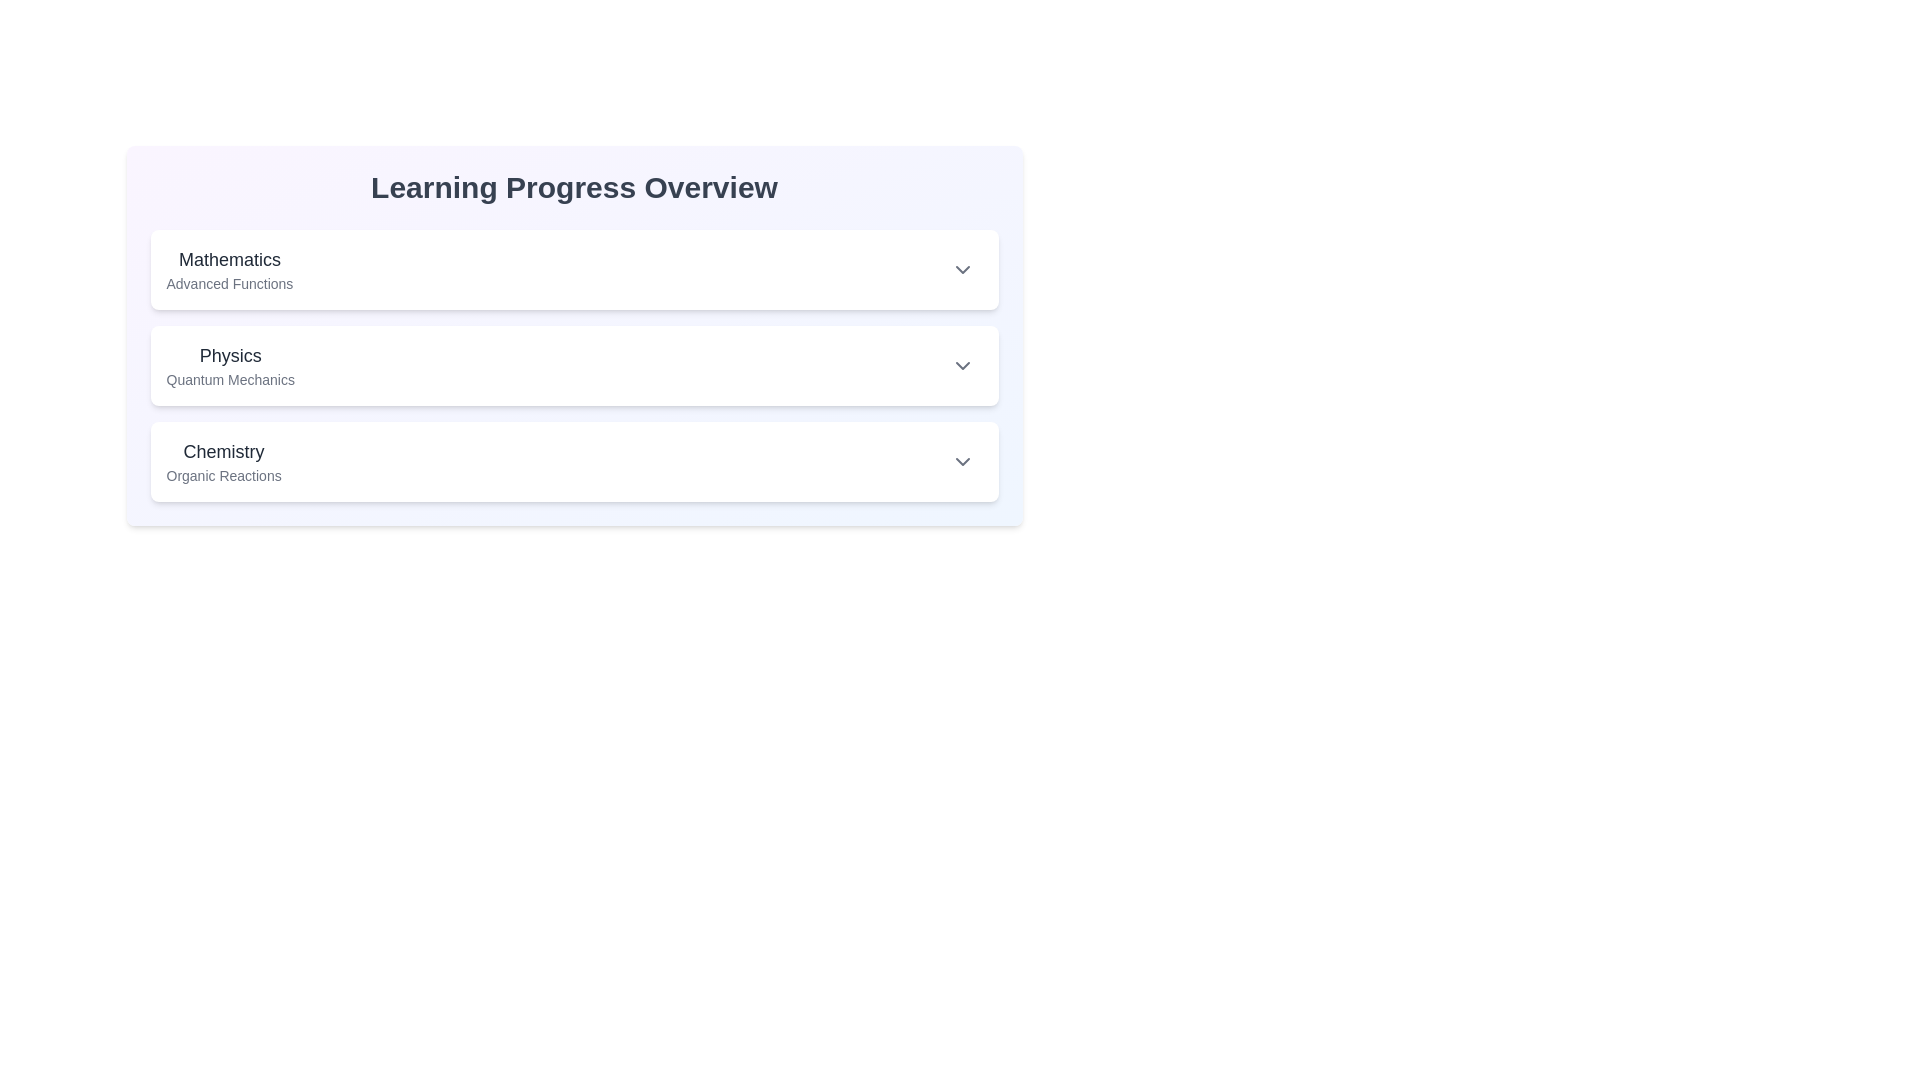 The height and width of the screenshot is (1080, 1920). Describe the element at coordinates (573, 462) in the screenshot. I see `the 'Chemistry' card element in the learning progress overview` at that location.